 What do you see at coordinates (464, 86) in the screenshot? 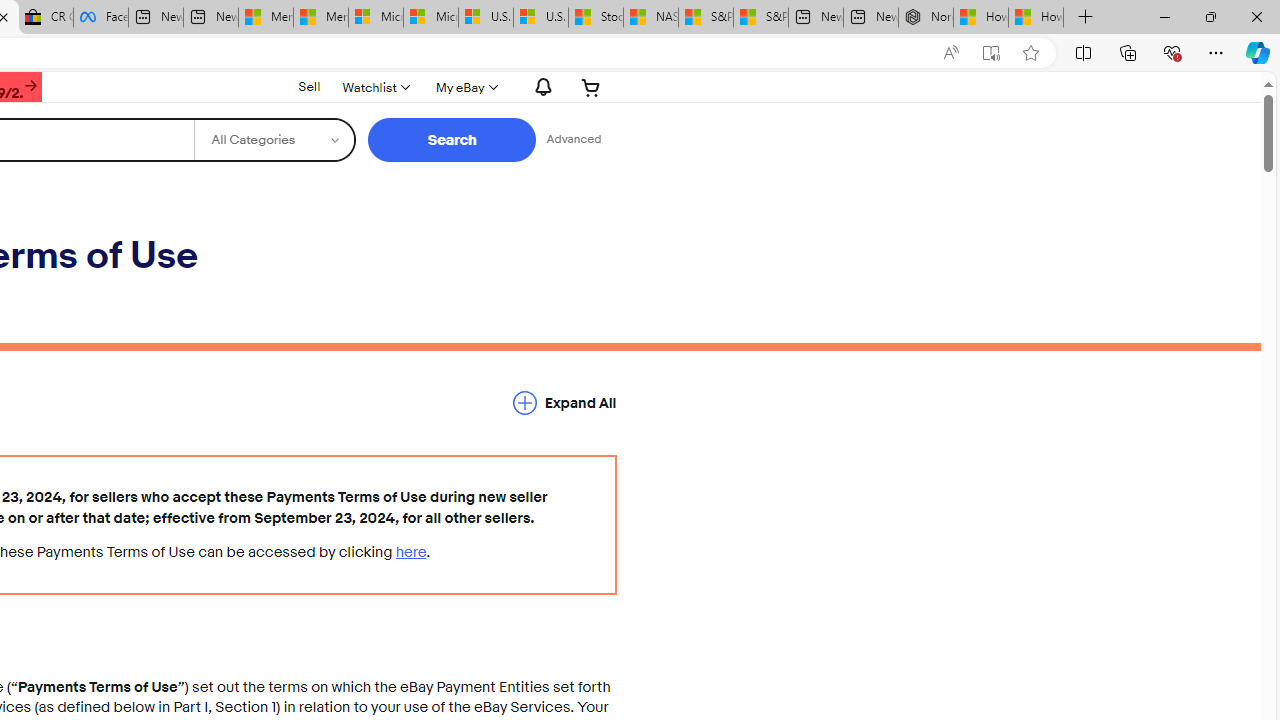
I see `'My eBay'` at bounding box center [464, 86].